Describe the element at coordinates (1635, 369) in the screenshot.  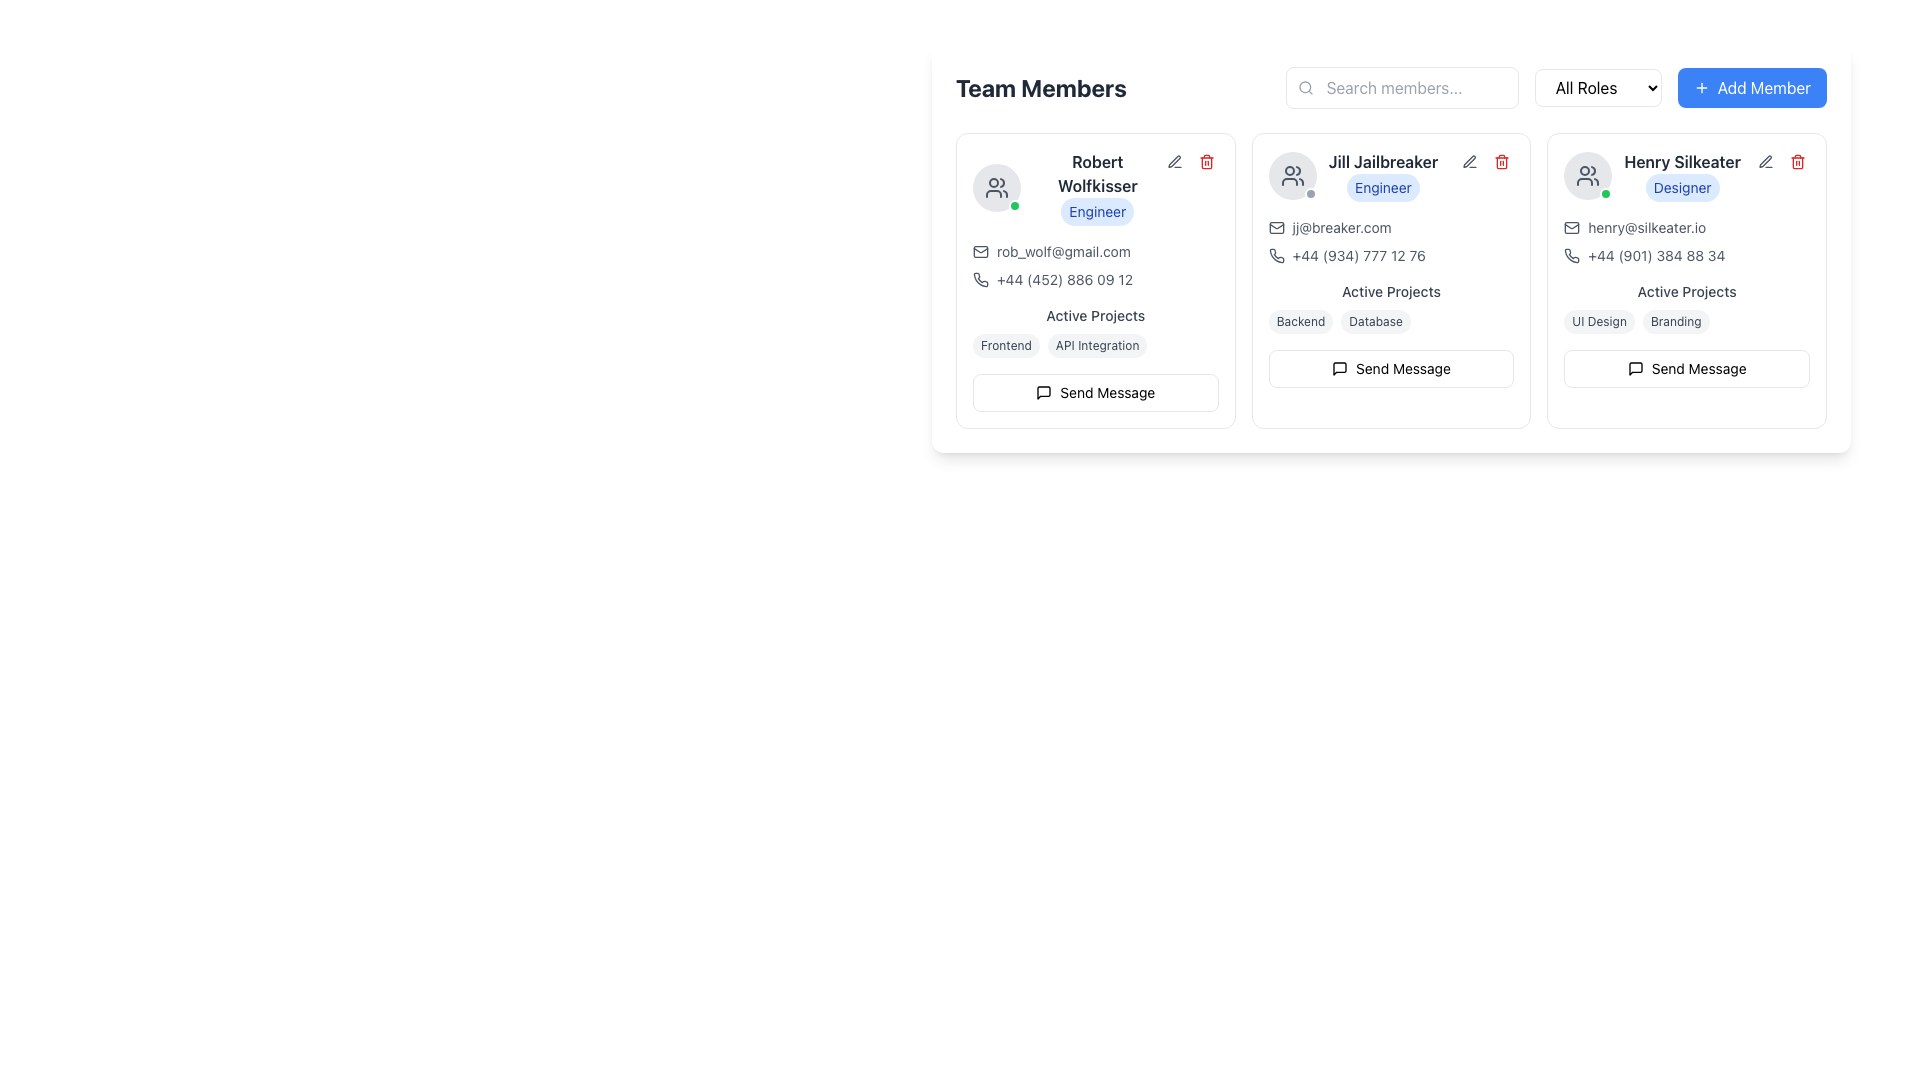
I see `the conversation bubble icon located in the profile card of 'Henry Silkeater' at the top-right corner of the card` at that location.